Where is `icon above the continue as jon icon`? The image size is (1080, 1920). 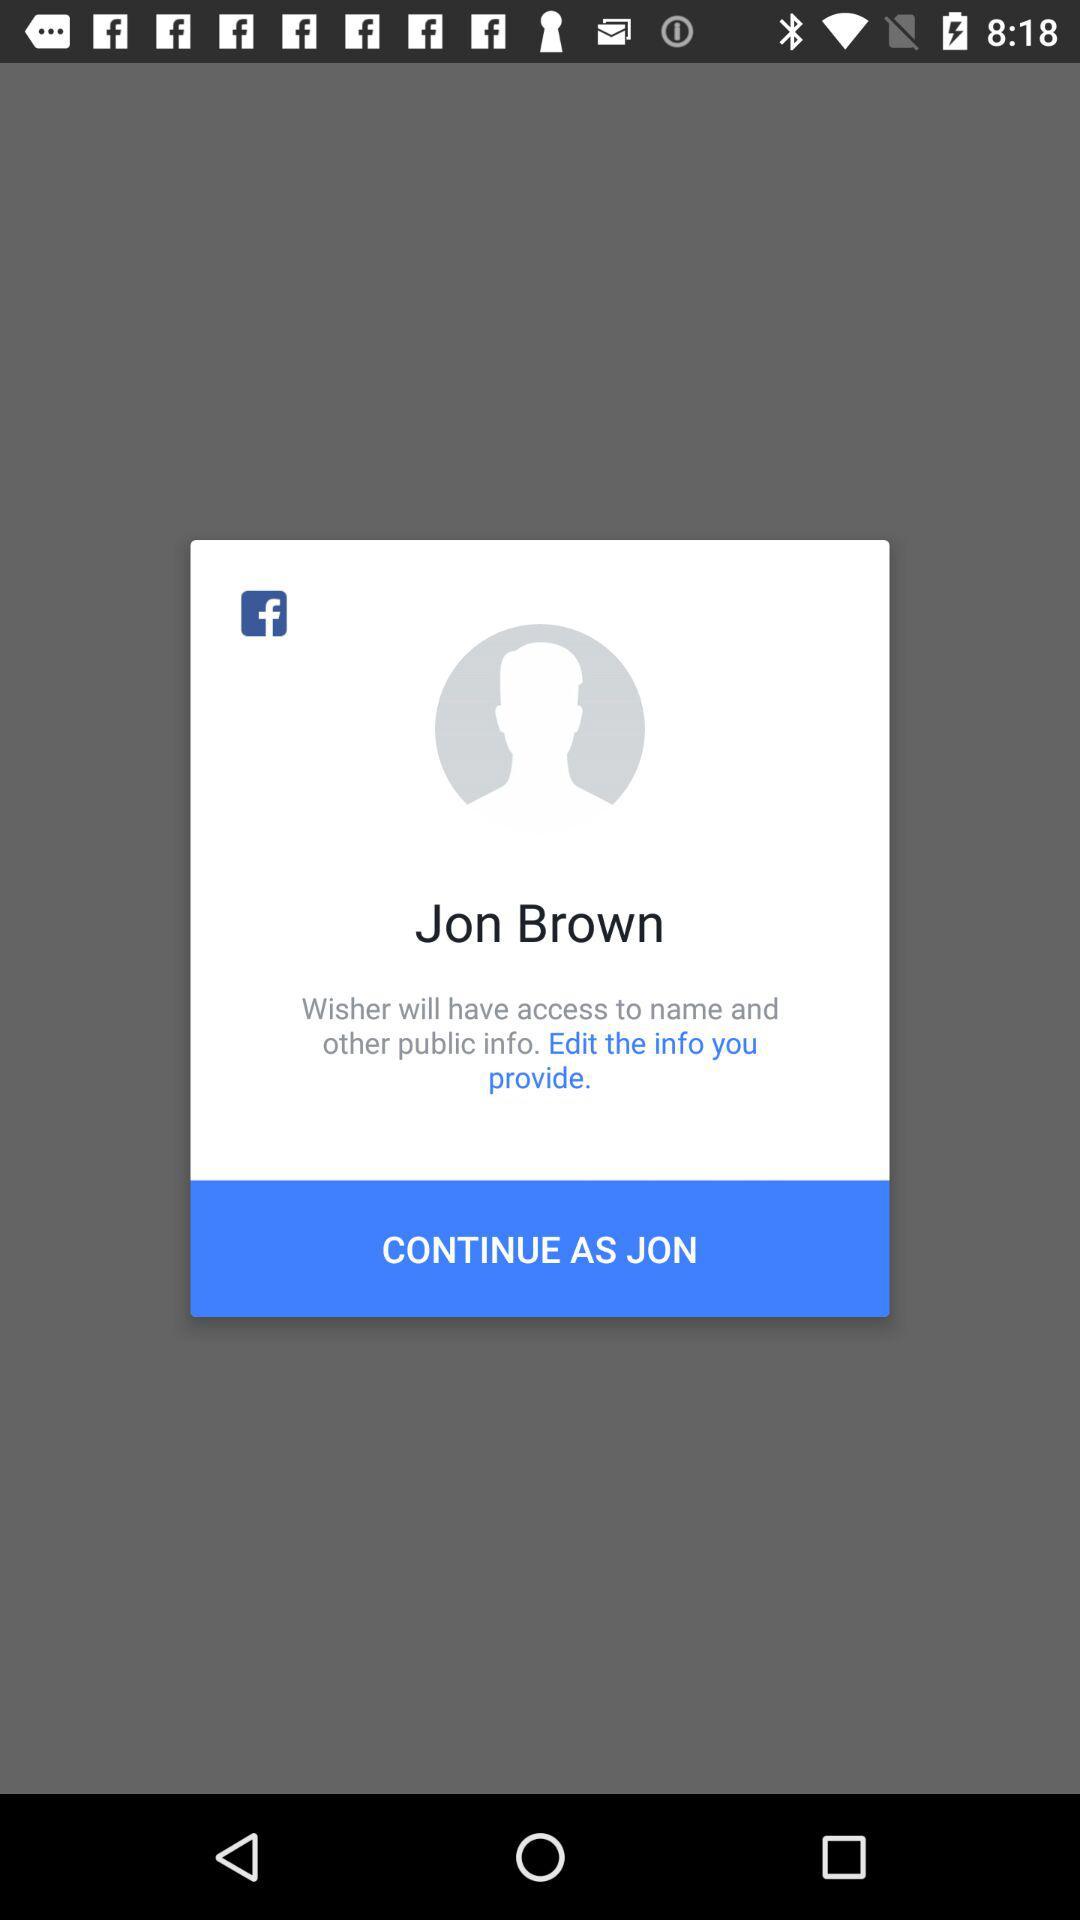
icon above the continue as jon icon is located at coordinates (540, 1041).